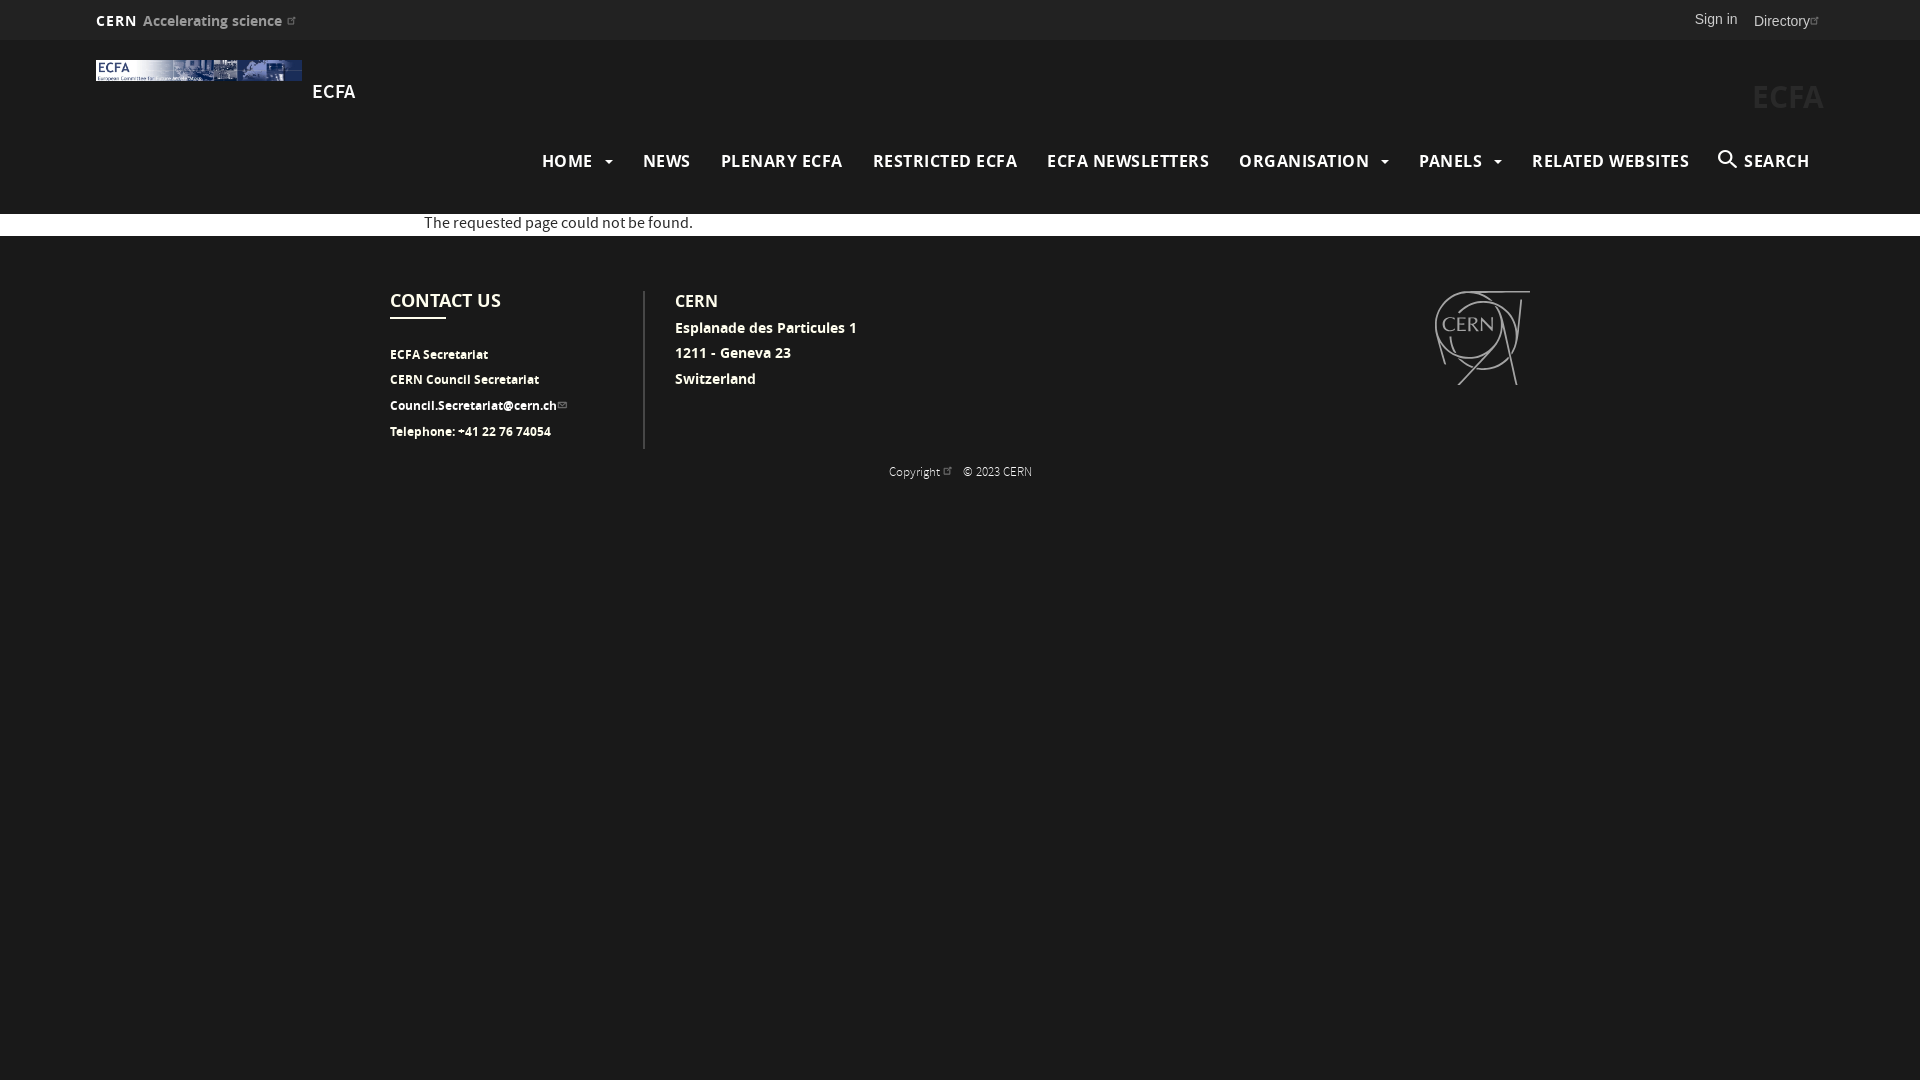 The width and height of the screenshot is (1920, 1080). What do you see at coordinates (920, 473) in the screenshot?
I see `'Copyright (link is external)'` at bounding box center [920, 473].